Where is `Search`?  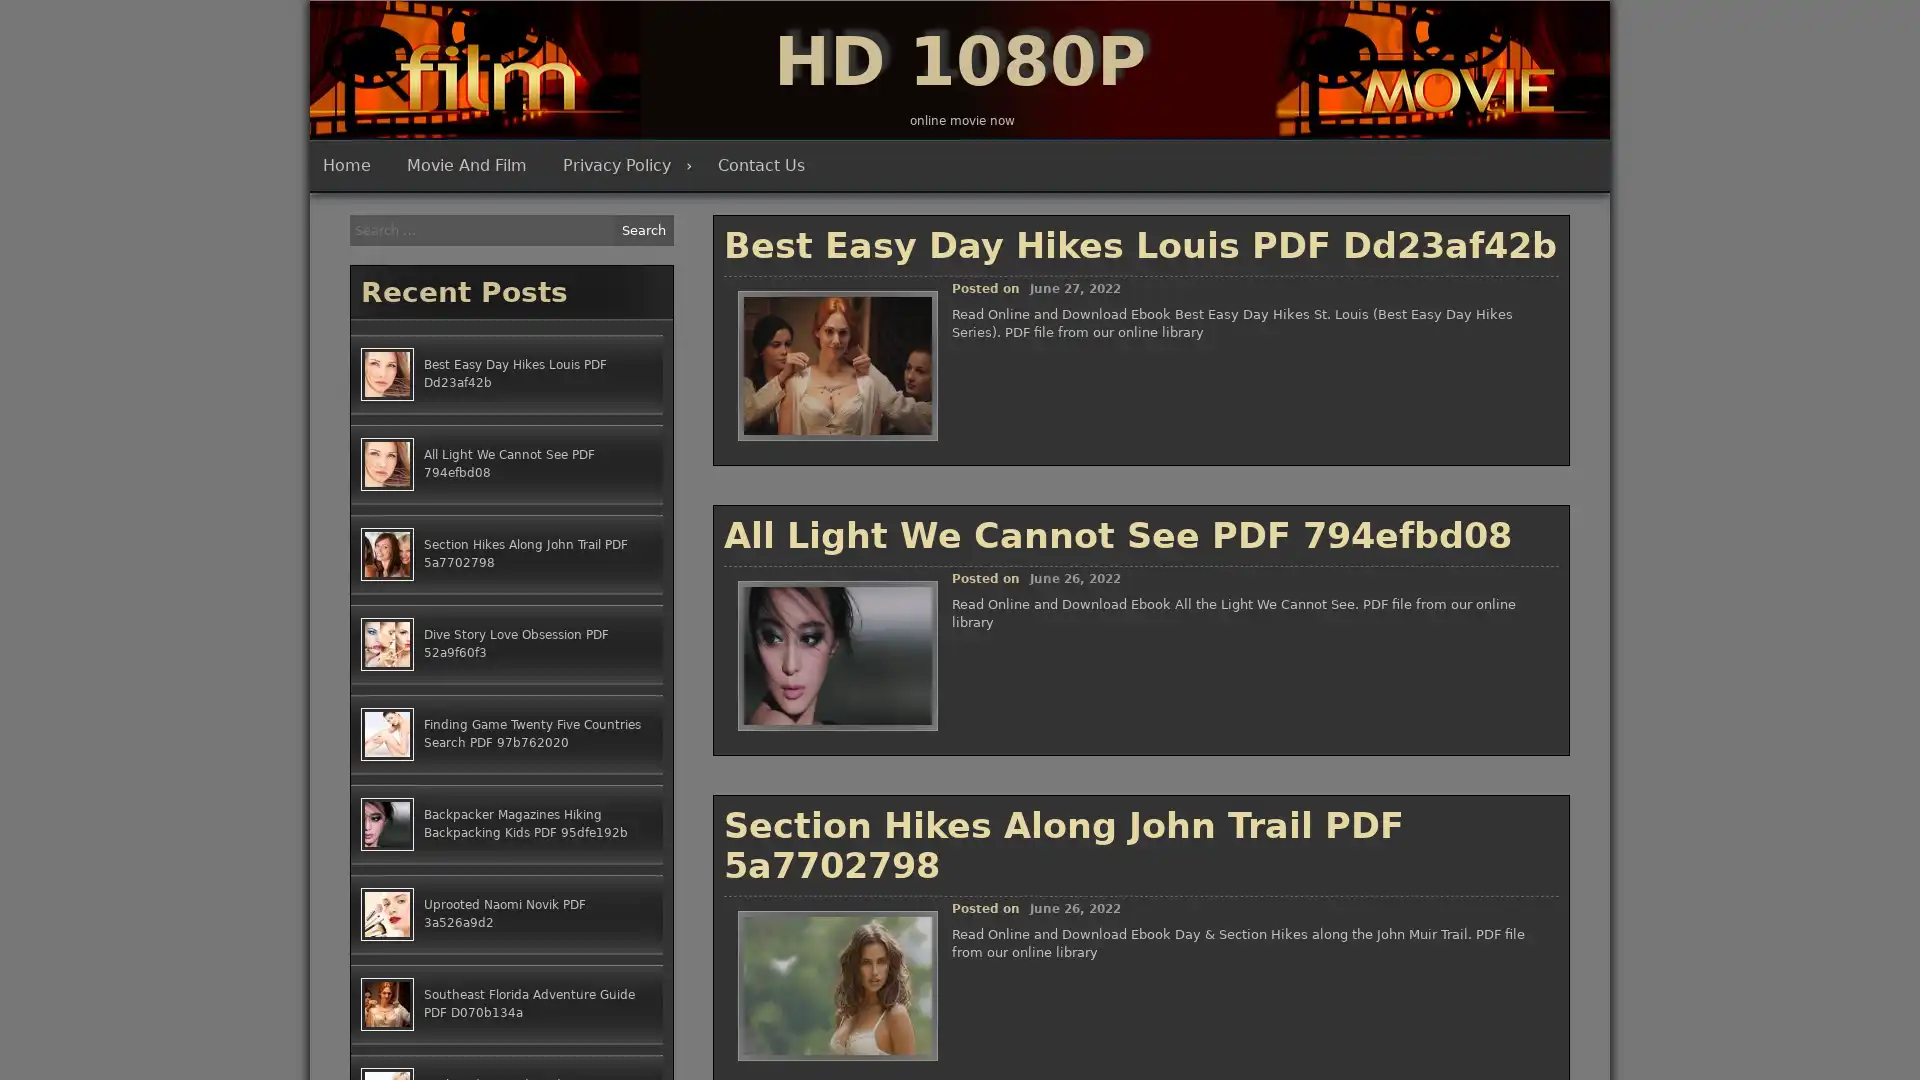
Search is located at coordinates (643, 229).